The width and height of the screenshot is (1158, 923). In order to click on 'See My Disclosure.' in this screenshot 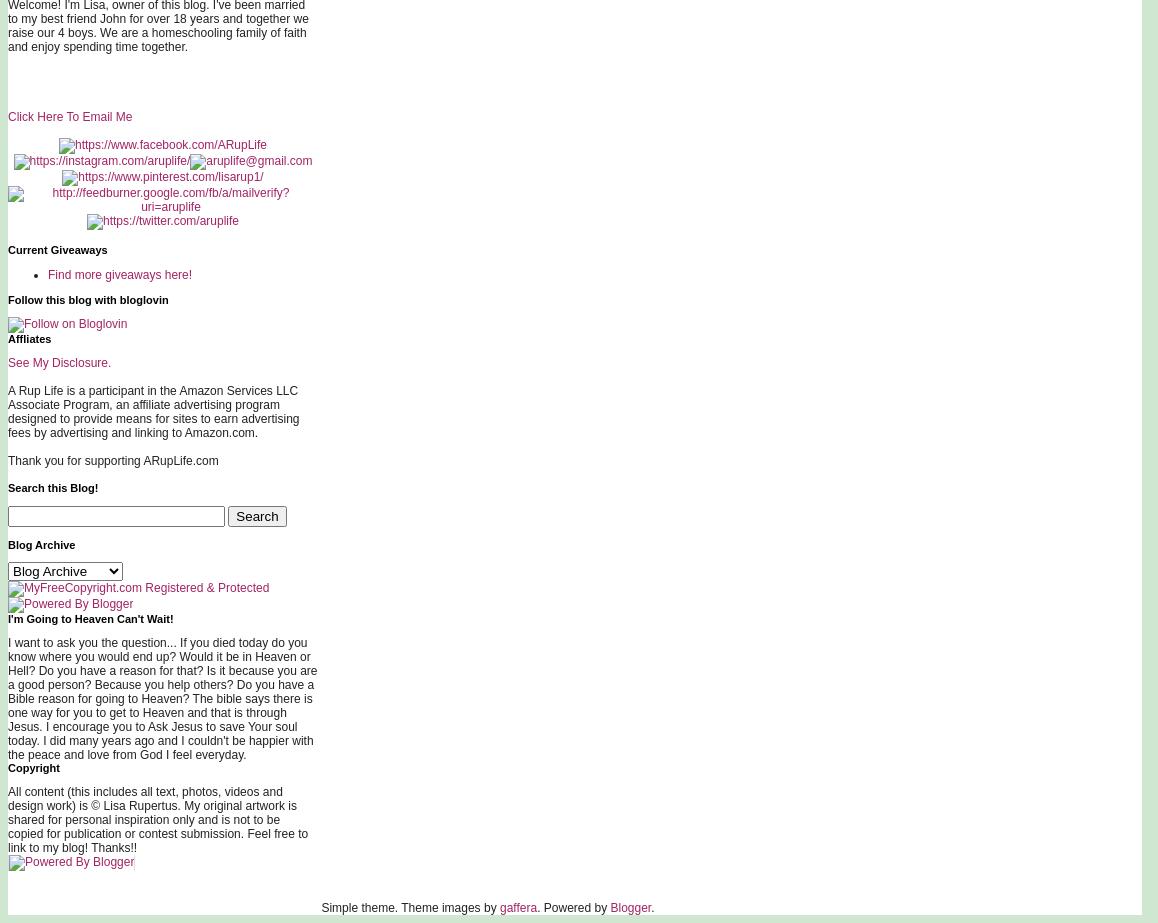, I will do `click(59, 363)`.